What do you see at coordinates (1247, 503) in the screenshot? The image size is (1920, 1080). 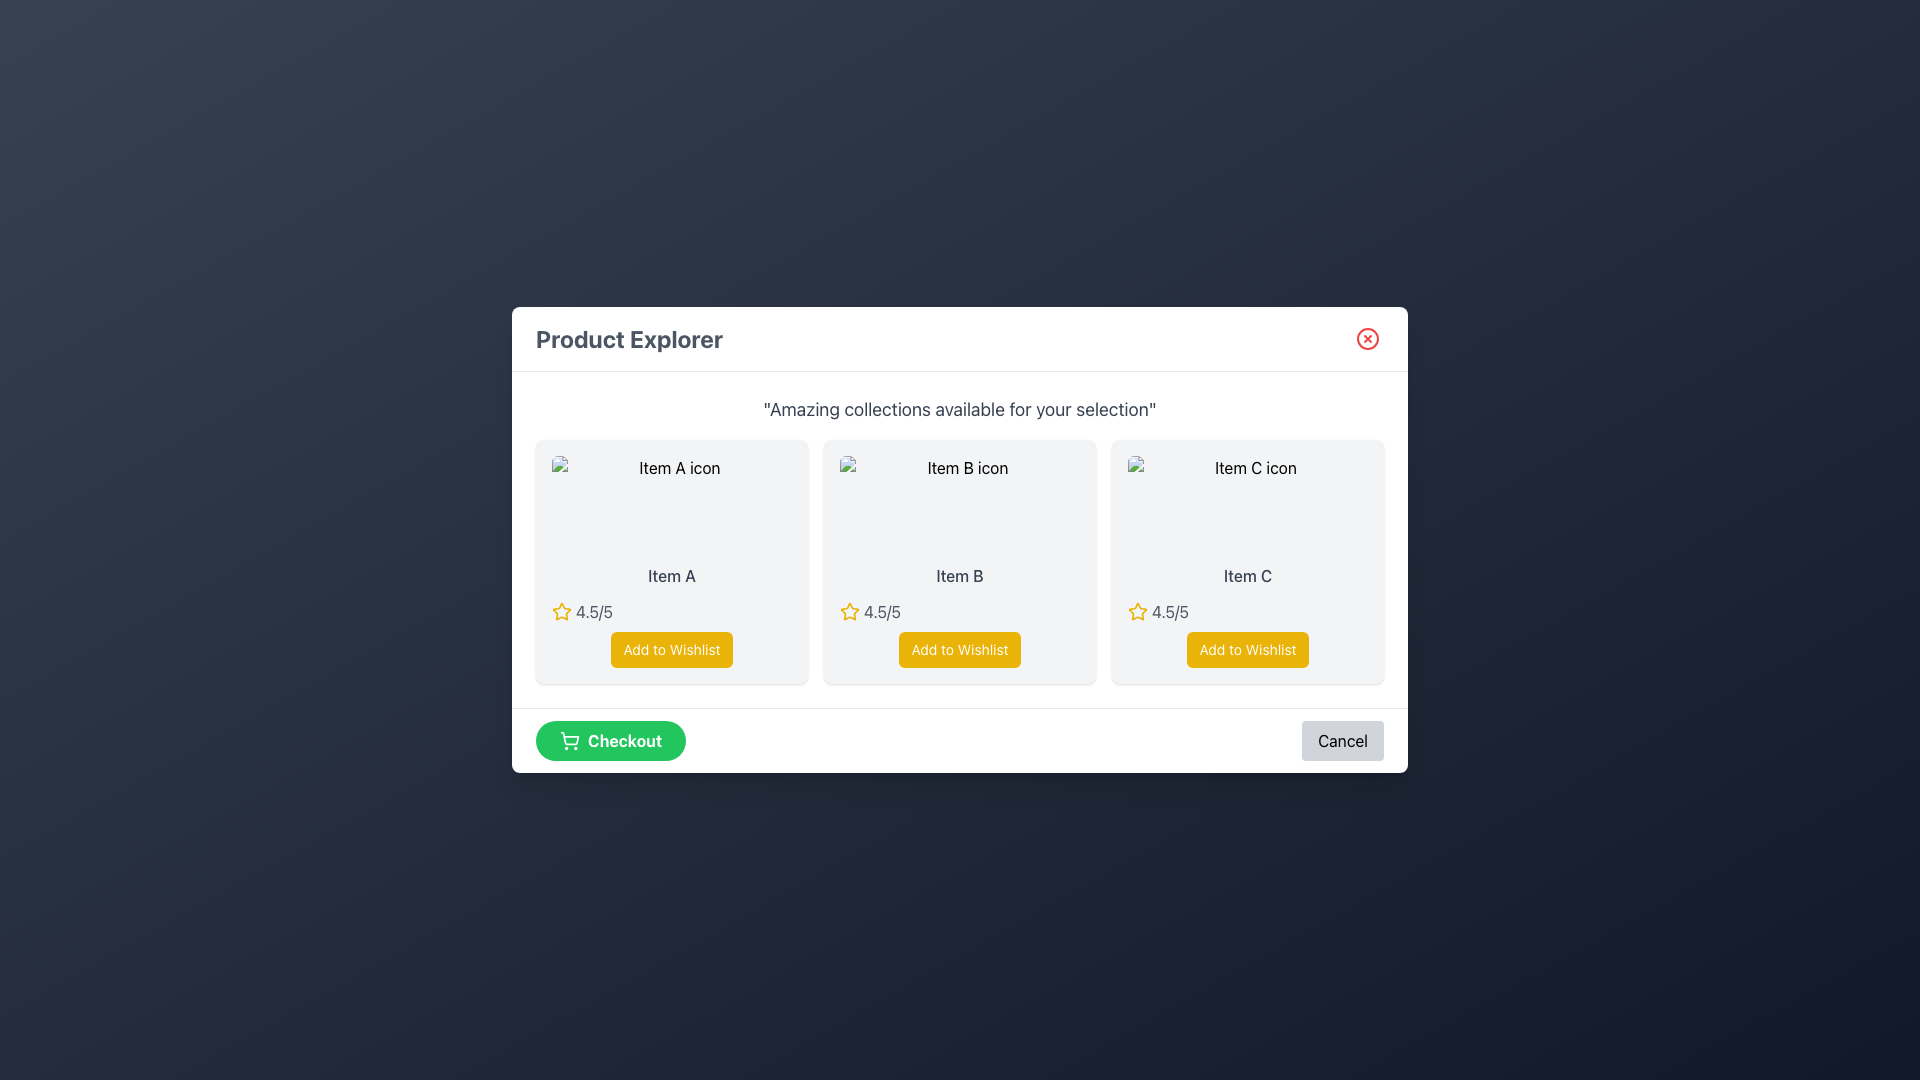 I see `the thumbnail image representing 'Item C' located` at bounding box center [1247, 503].